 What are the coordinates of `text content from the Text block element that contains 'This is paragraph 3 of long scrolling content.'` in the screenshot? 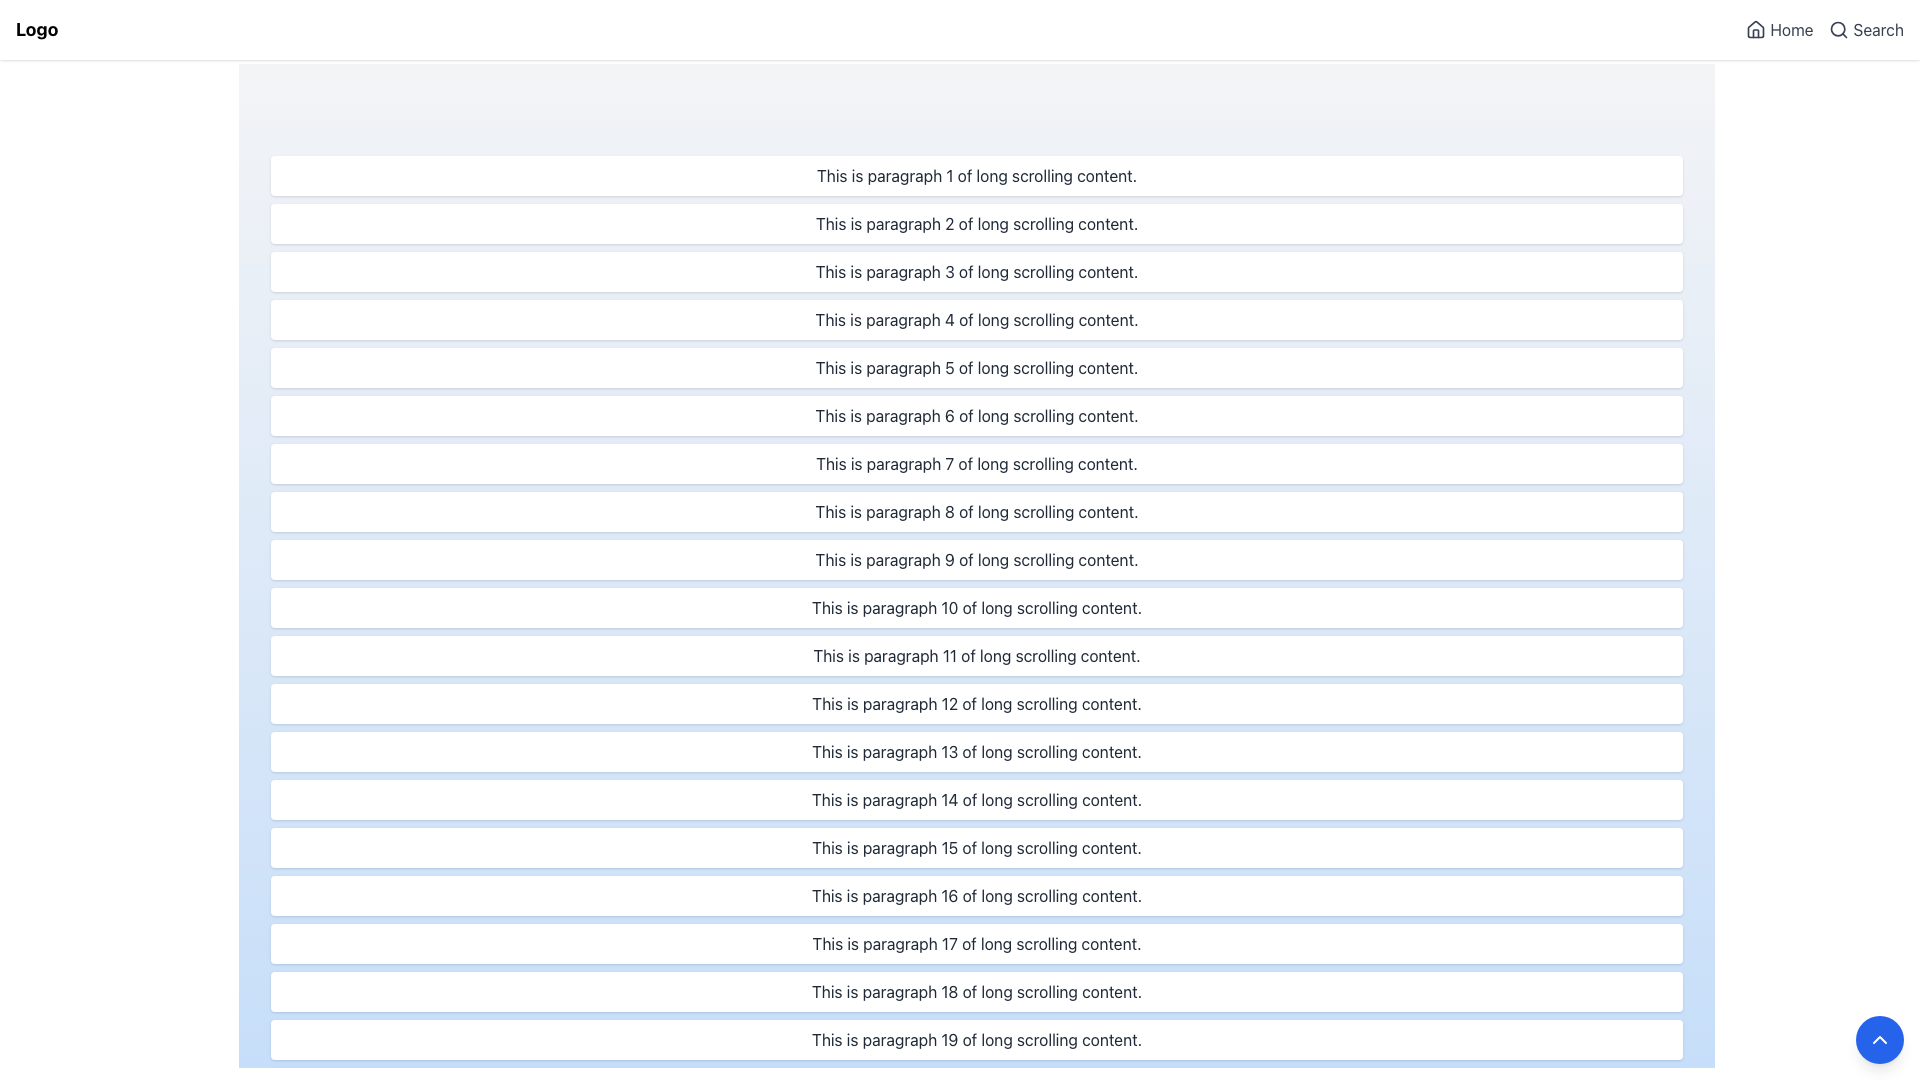 It's located at (977, 272).